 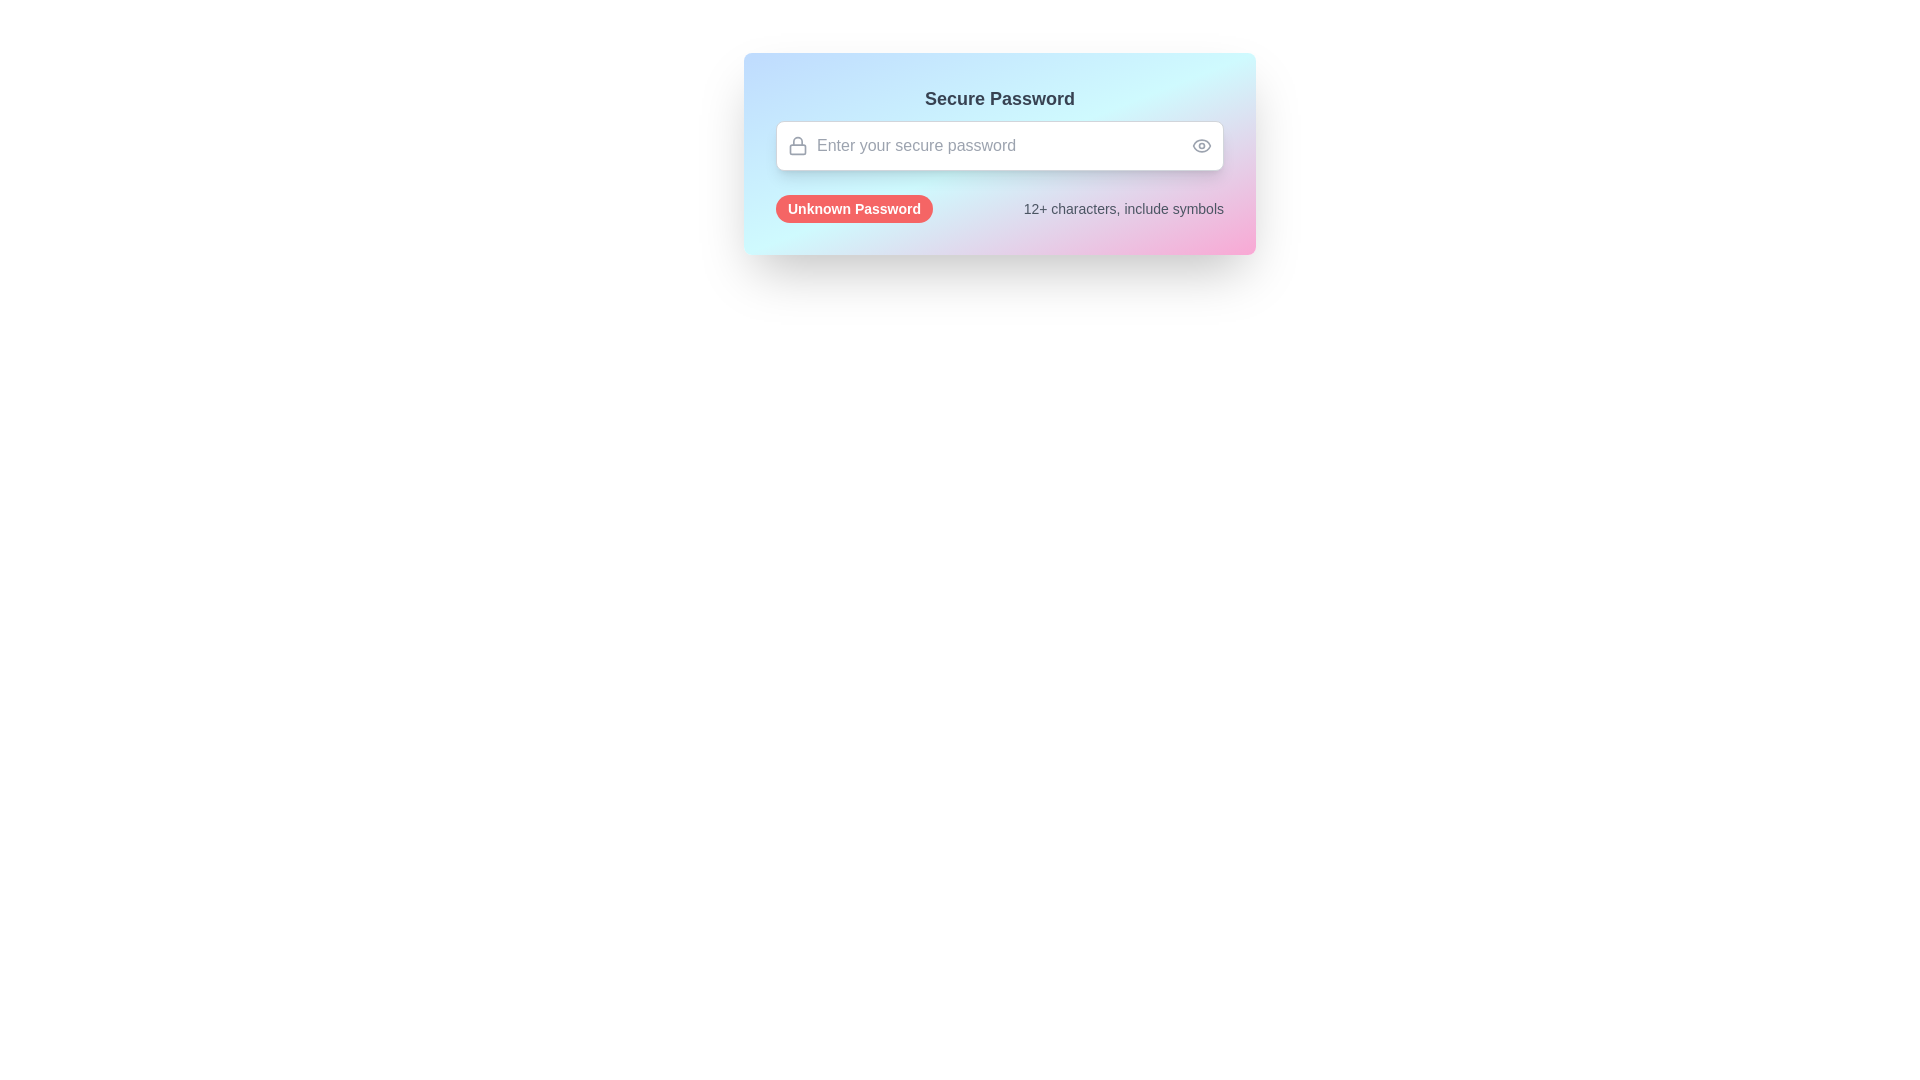 What do you see at coordinates (1200, 145) in the screenshot?
I see `the eye icon button located inside the password input field` at bounding box center [1200, 145].